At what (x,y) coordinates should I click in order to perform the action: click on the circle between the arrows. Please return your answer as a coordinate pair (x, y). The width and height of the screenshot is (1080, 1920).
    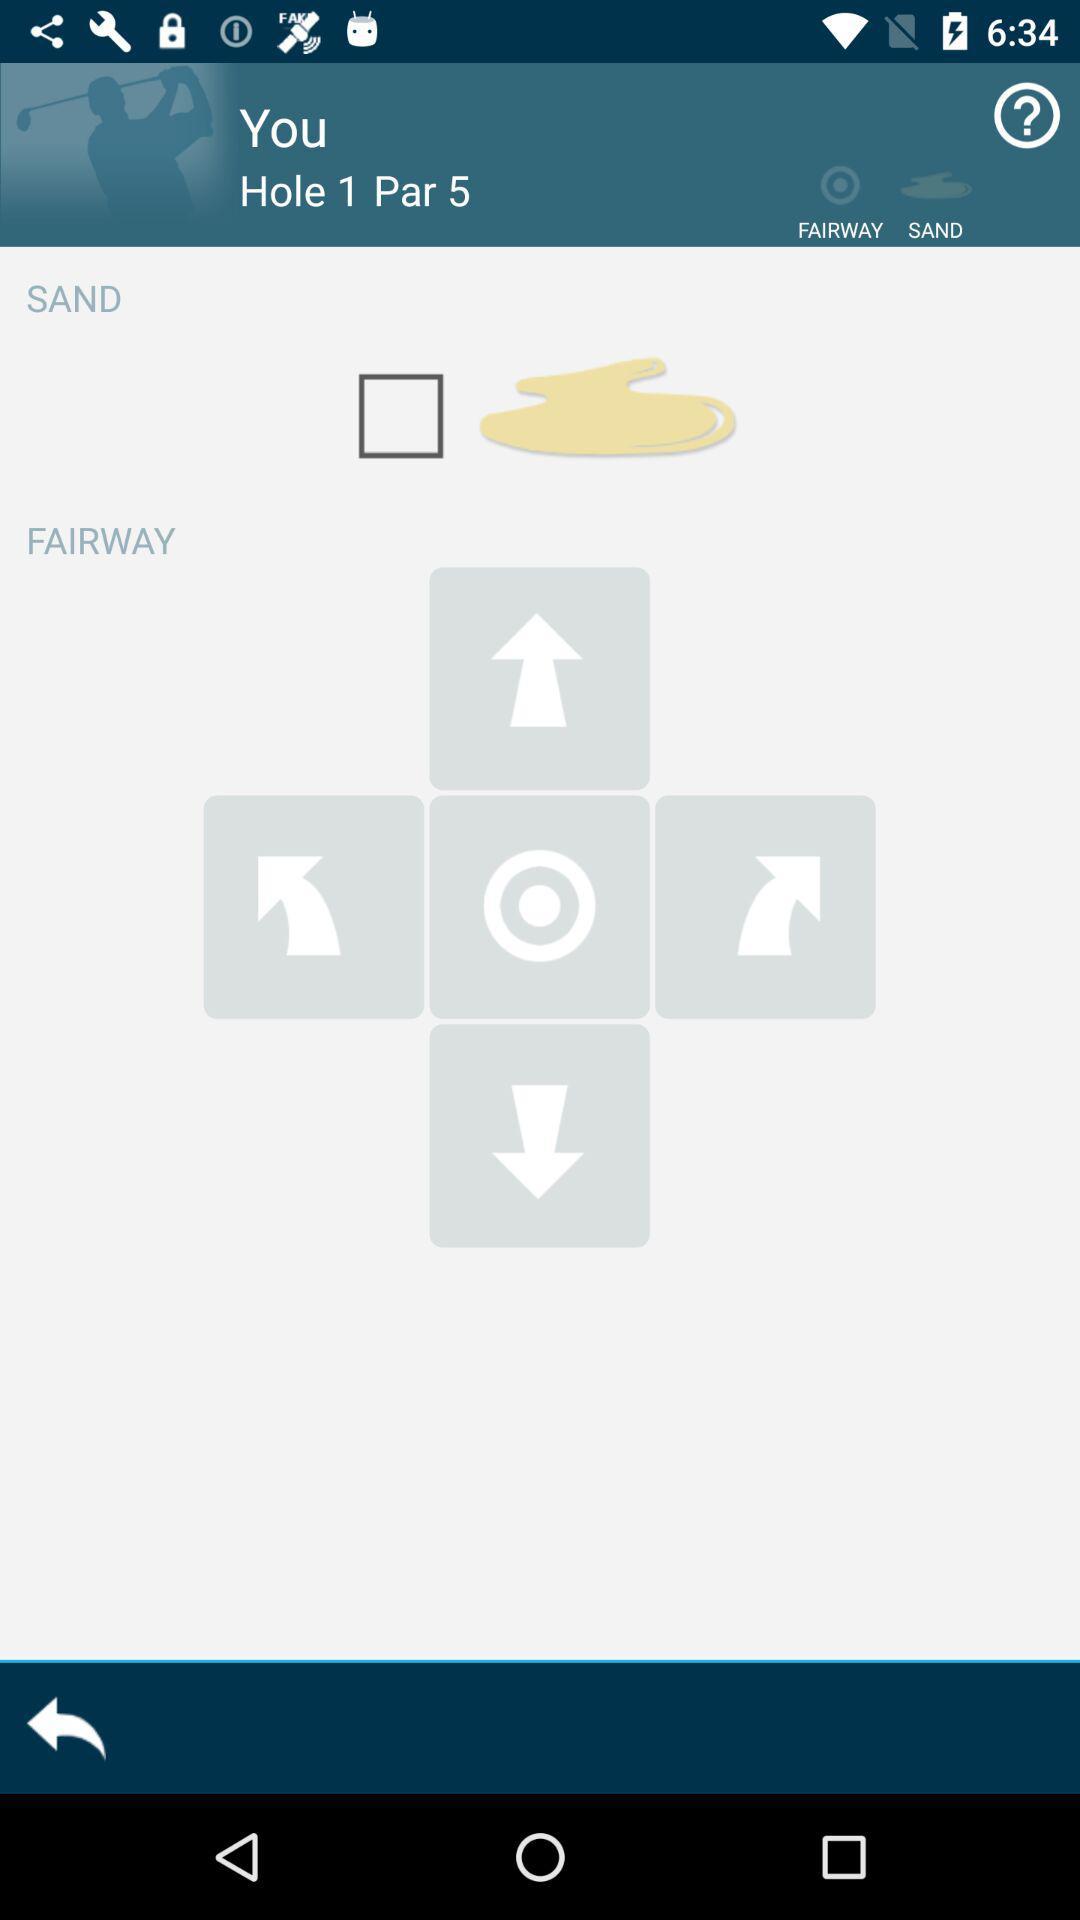
    Looking at the image, I should click on (540, 906).